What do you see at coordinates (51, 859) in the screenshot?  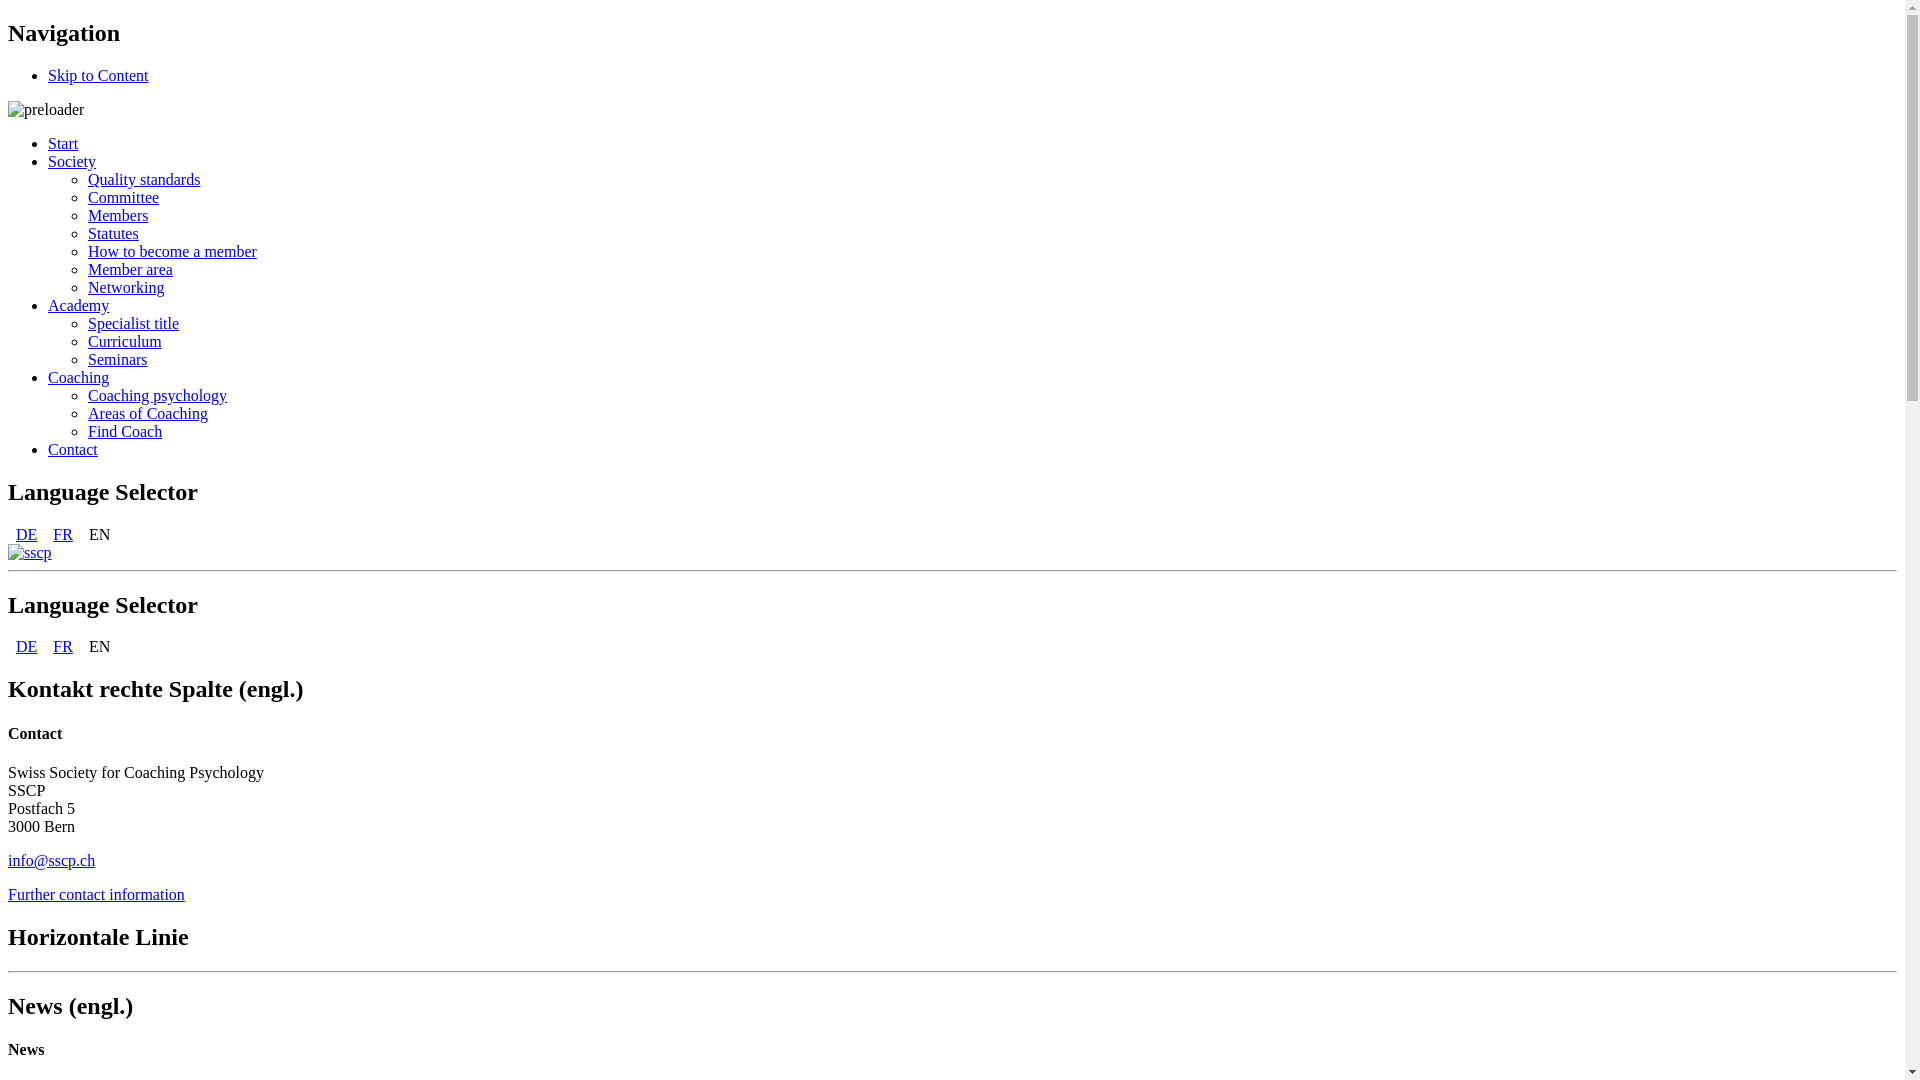 I see `'info@sscp.ch'` at bounding box center [51, 859].